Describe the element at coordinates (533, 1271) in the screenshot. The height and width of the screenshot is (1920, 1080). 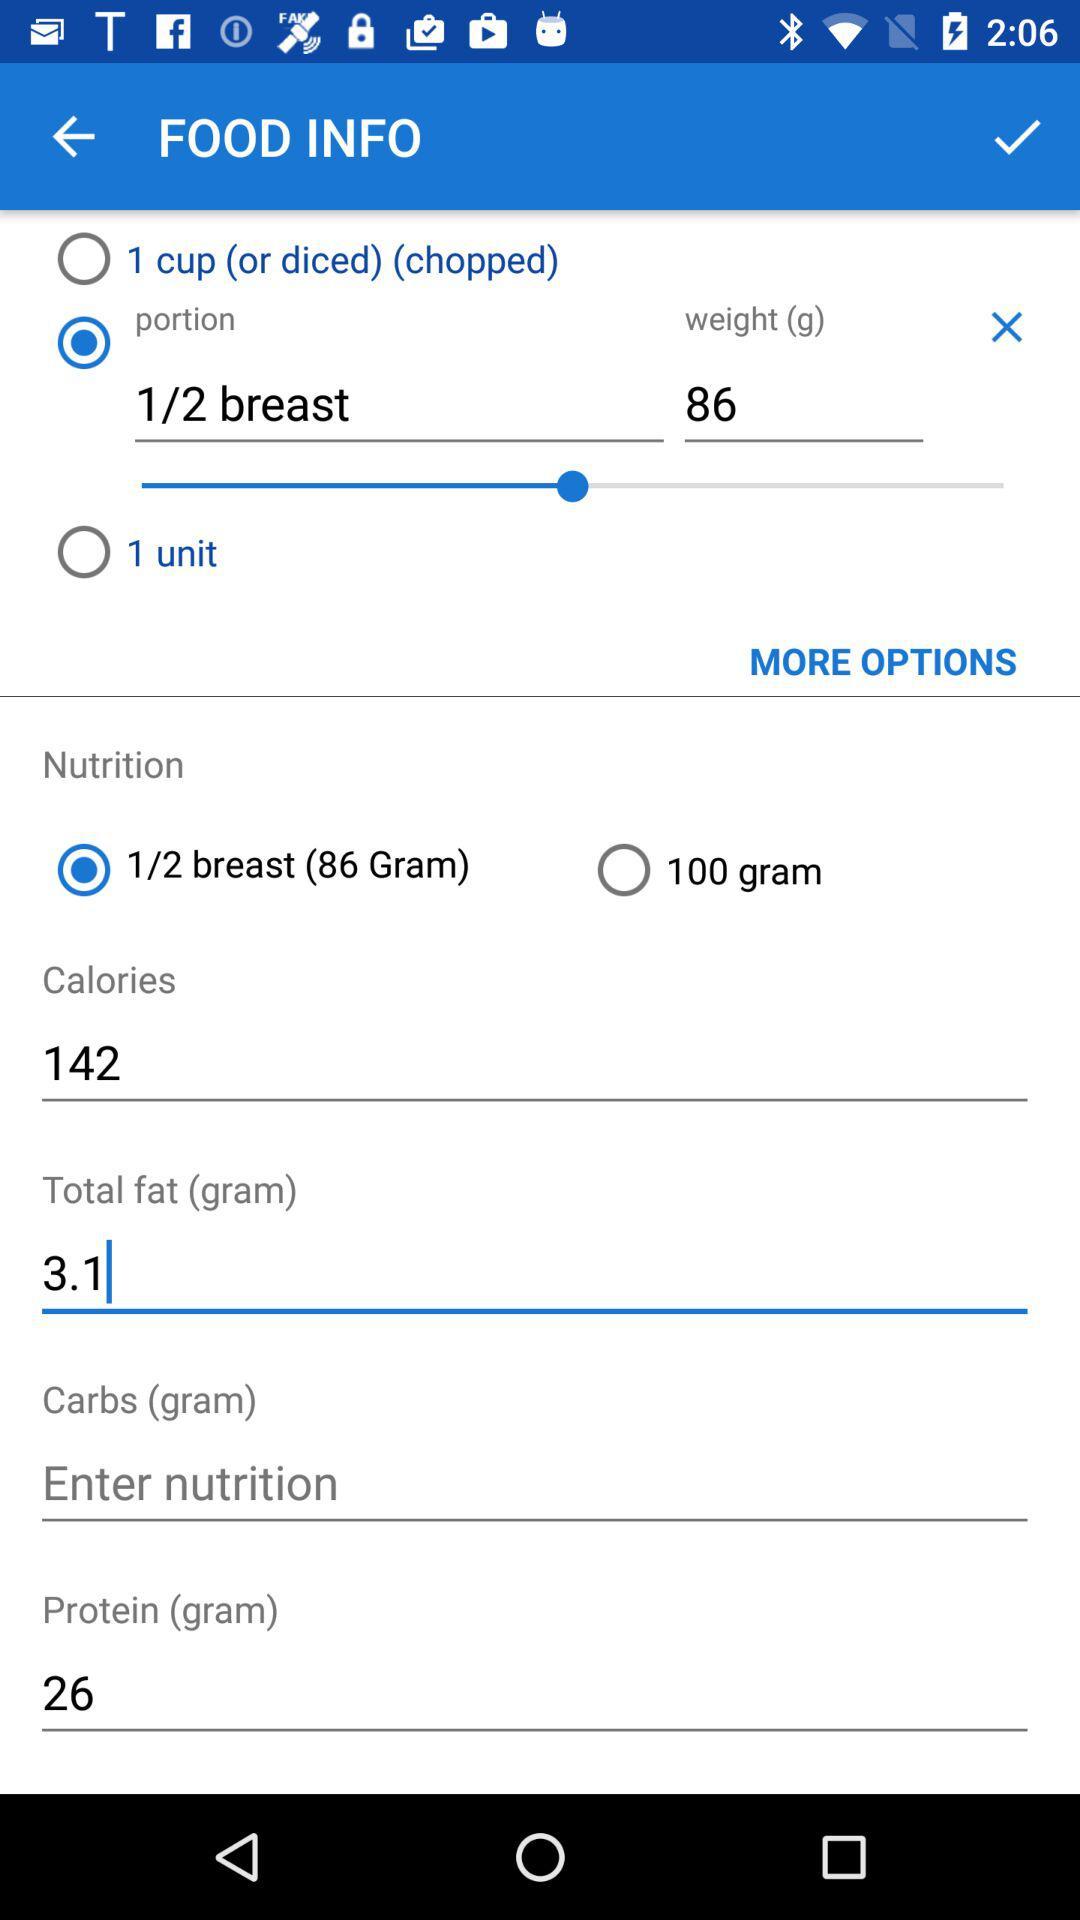
I see `item above the carbs (gram)` at that location.